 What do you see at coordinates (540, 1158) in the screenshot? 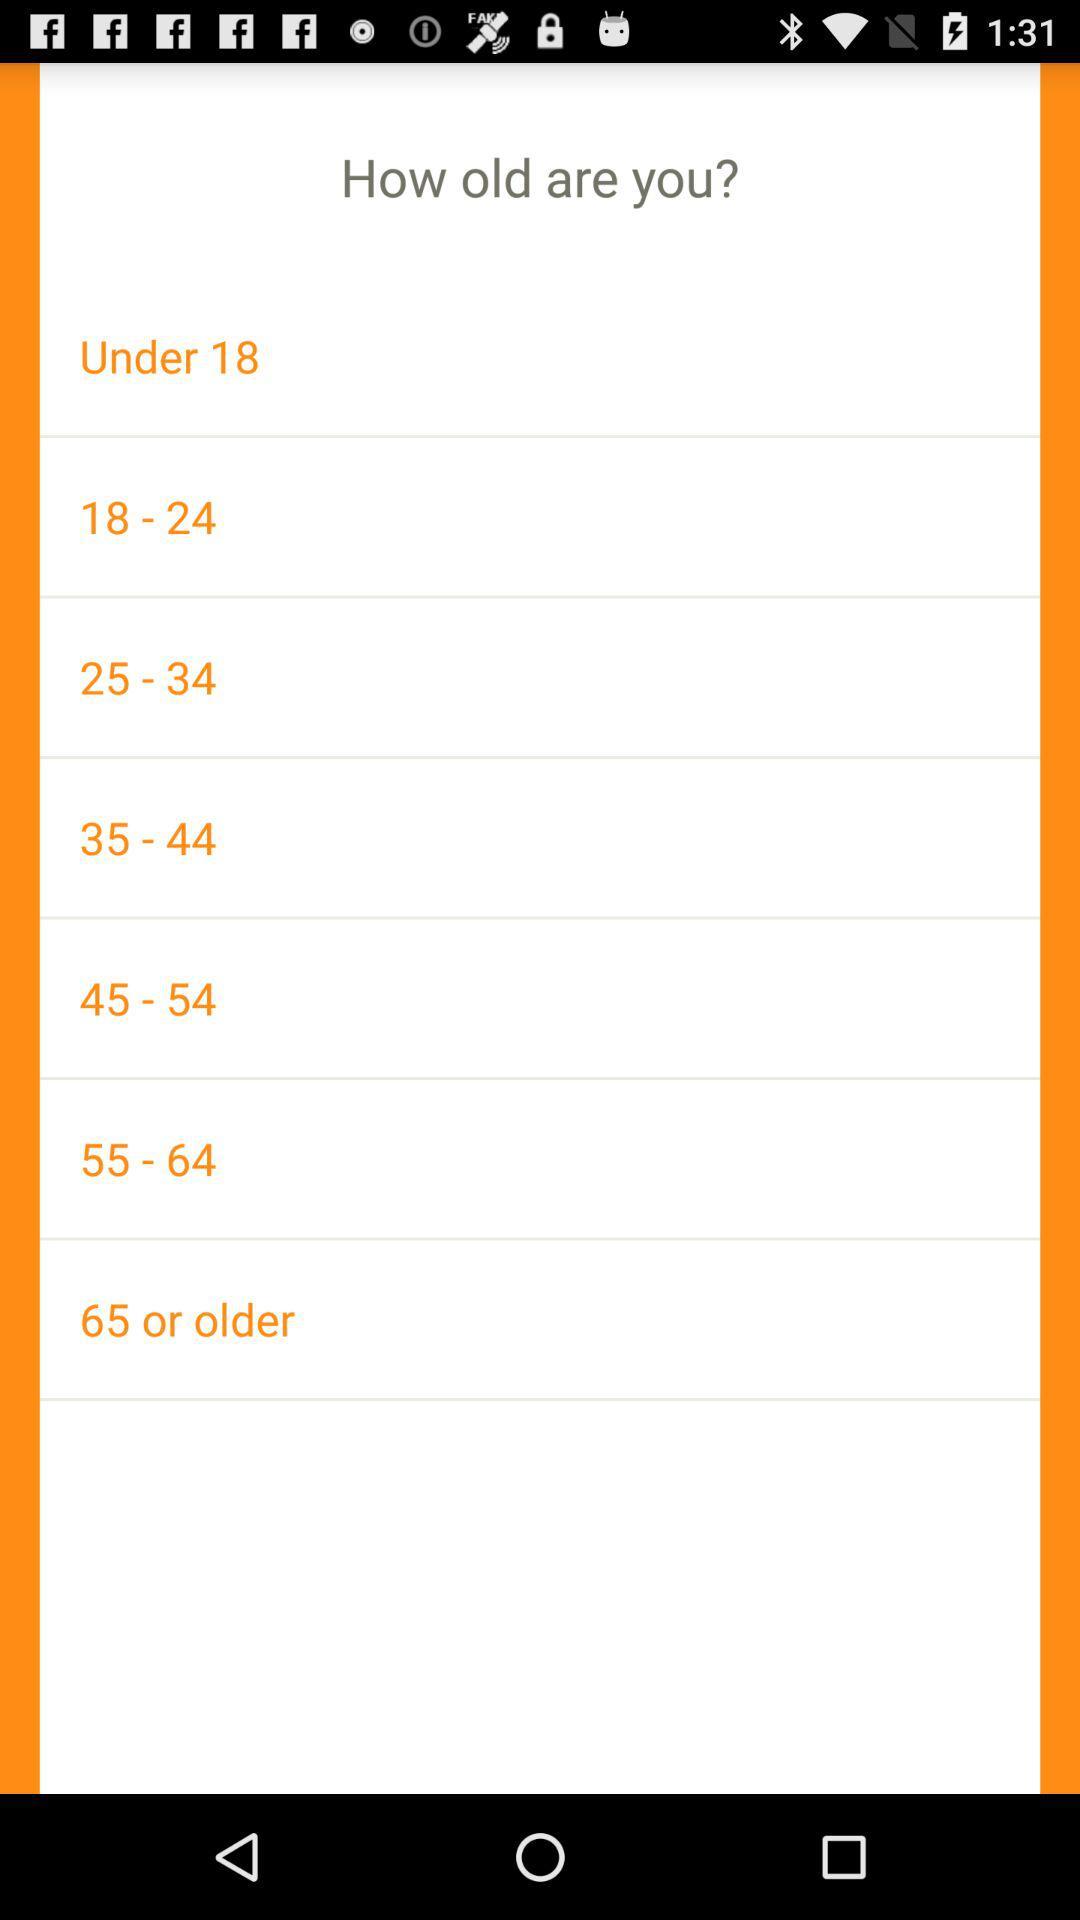
I see `the 55 - 64 app` at bounding box center [540, 1158].